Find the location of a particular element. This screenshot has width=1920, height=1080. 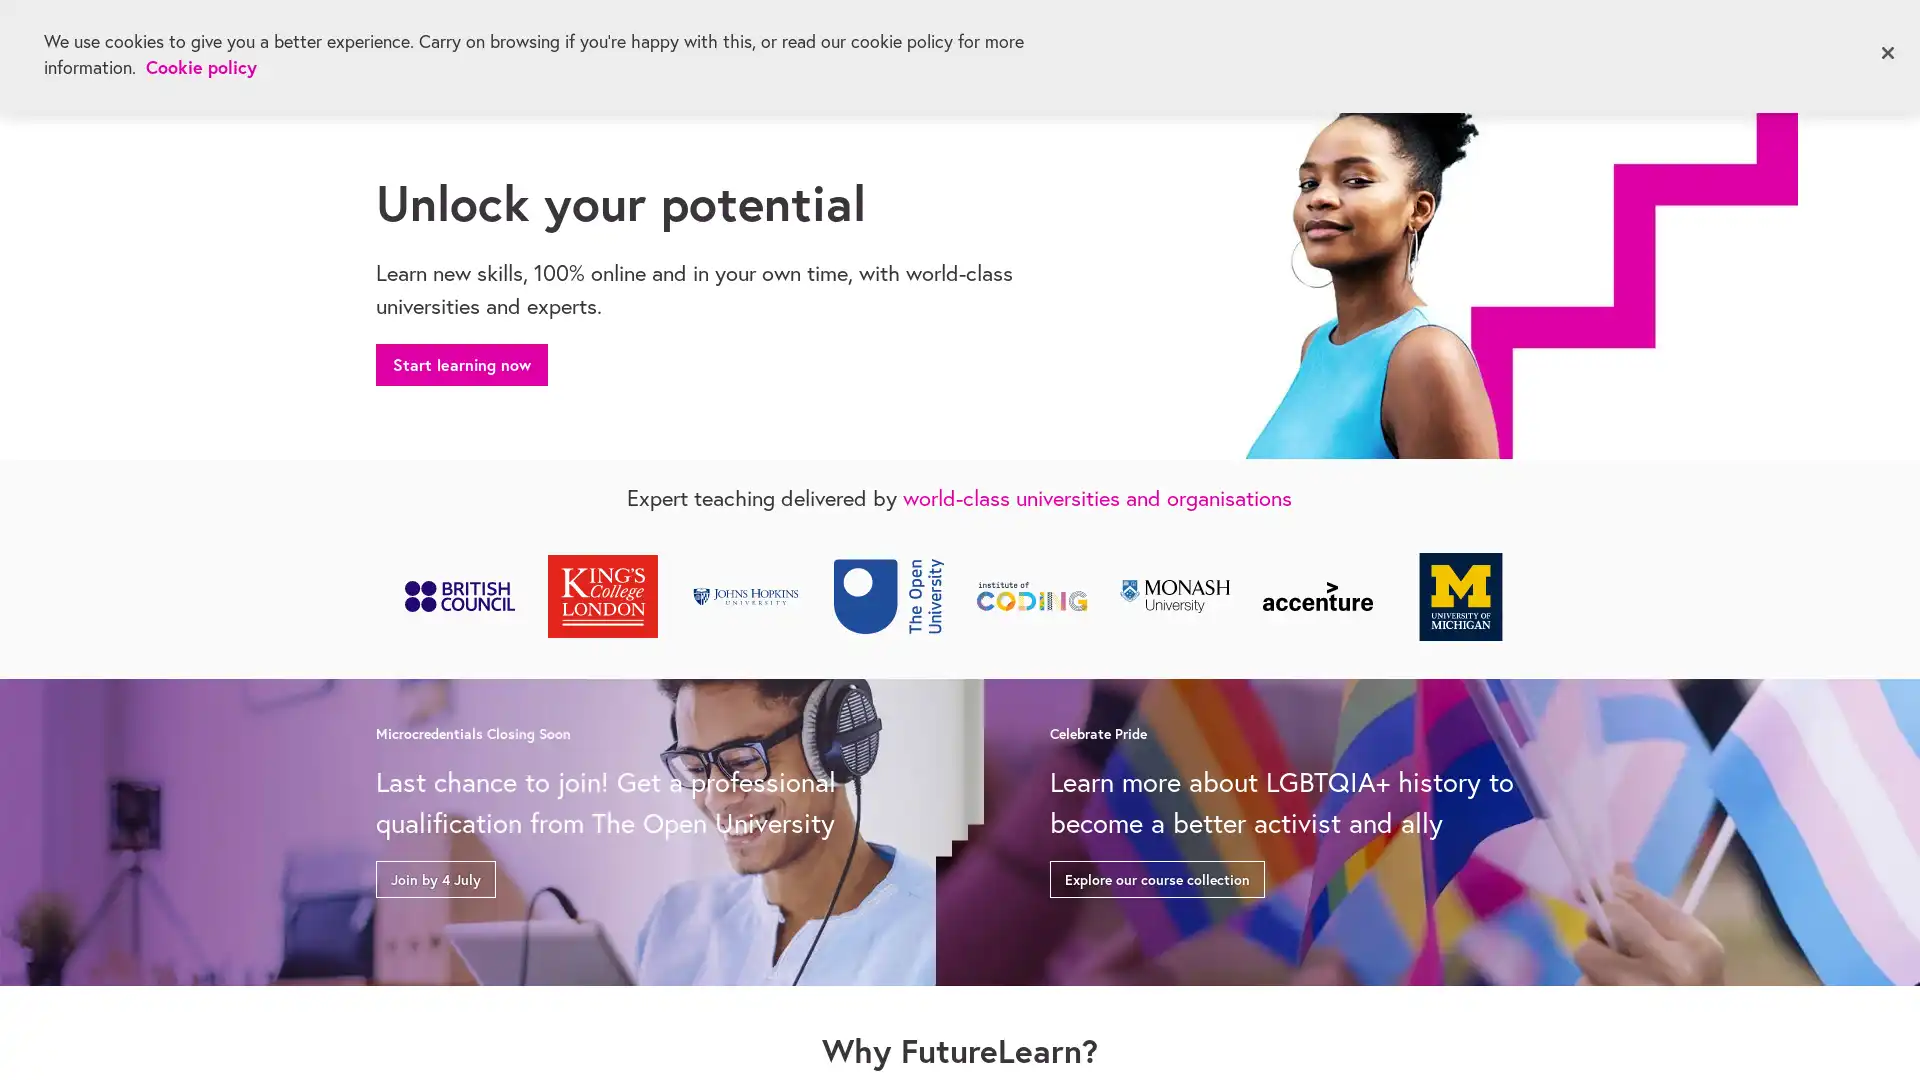

Explore our course collection is located at coordinates (1156, 874).